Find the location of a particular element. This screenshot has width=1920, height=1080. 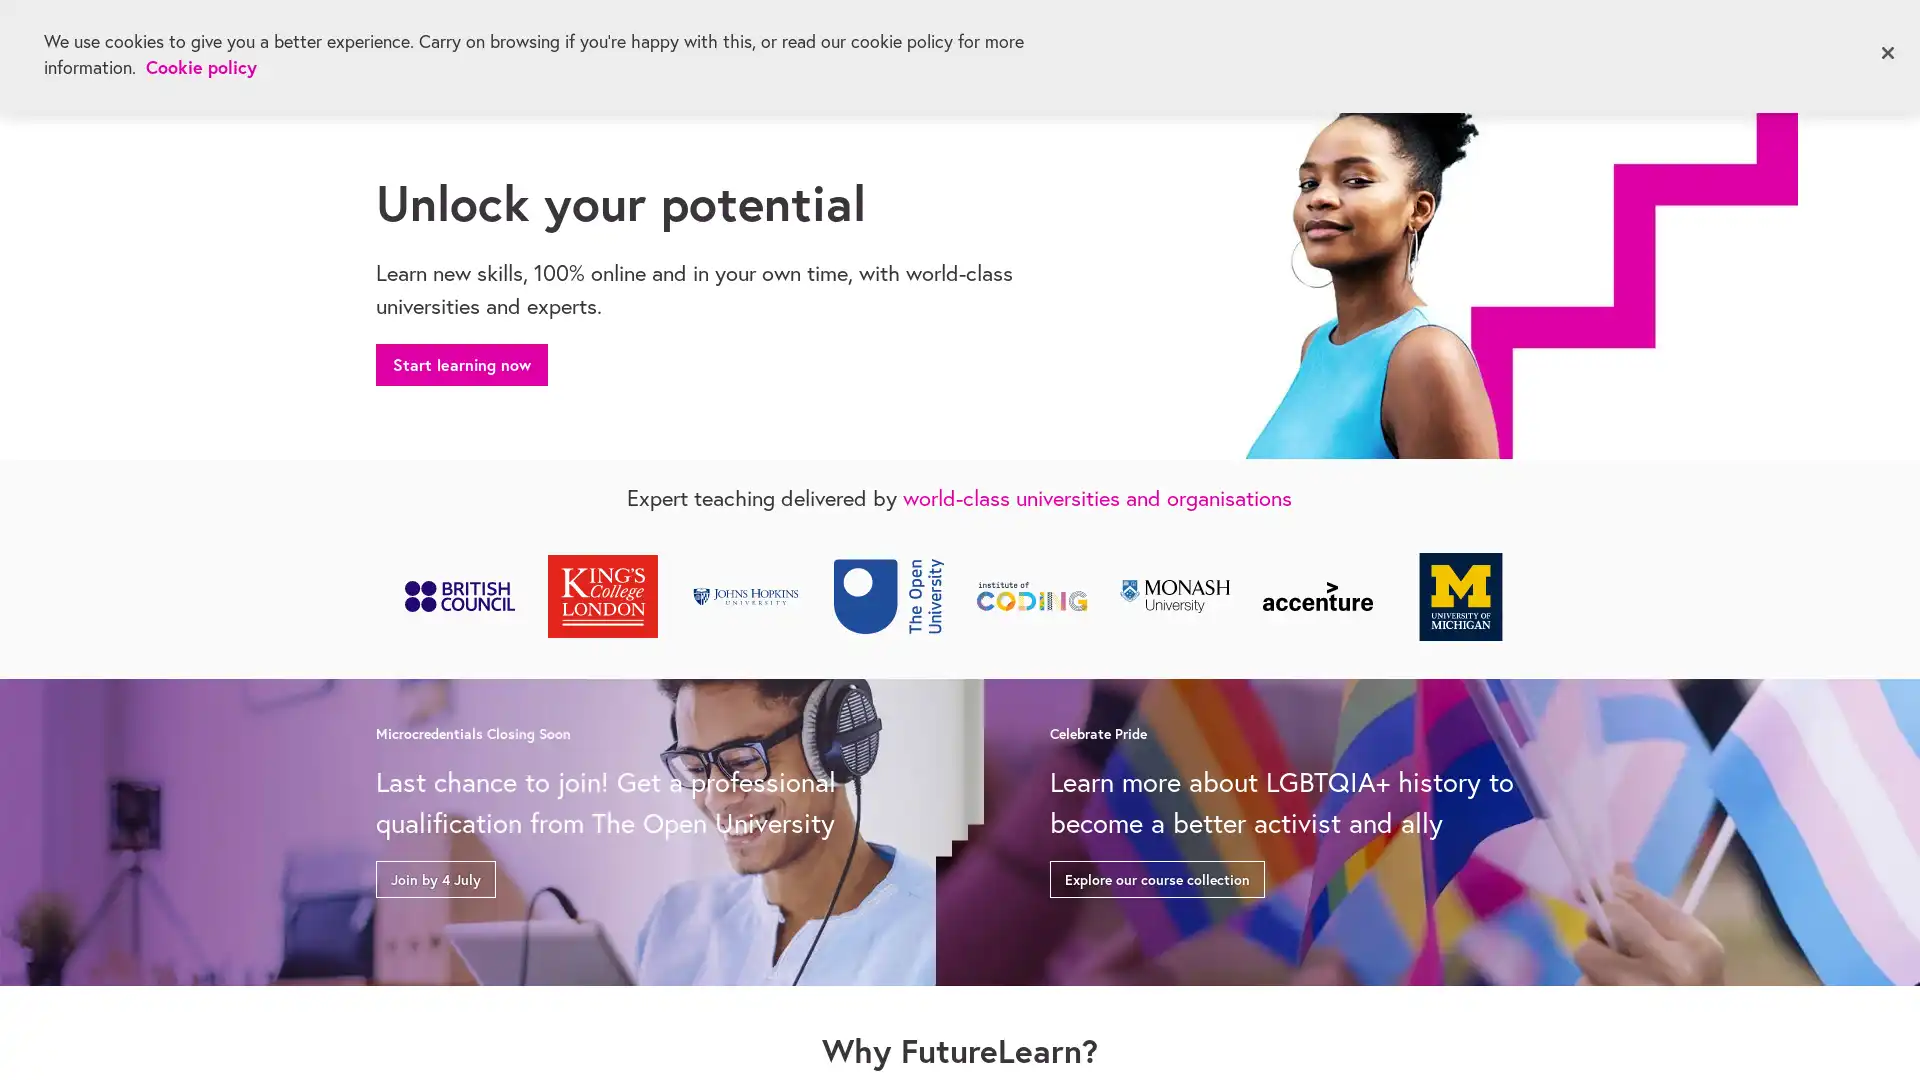

Explore our course collection is located at coordinates (1156, 874).